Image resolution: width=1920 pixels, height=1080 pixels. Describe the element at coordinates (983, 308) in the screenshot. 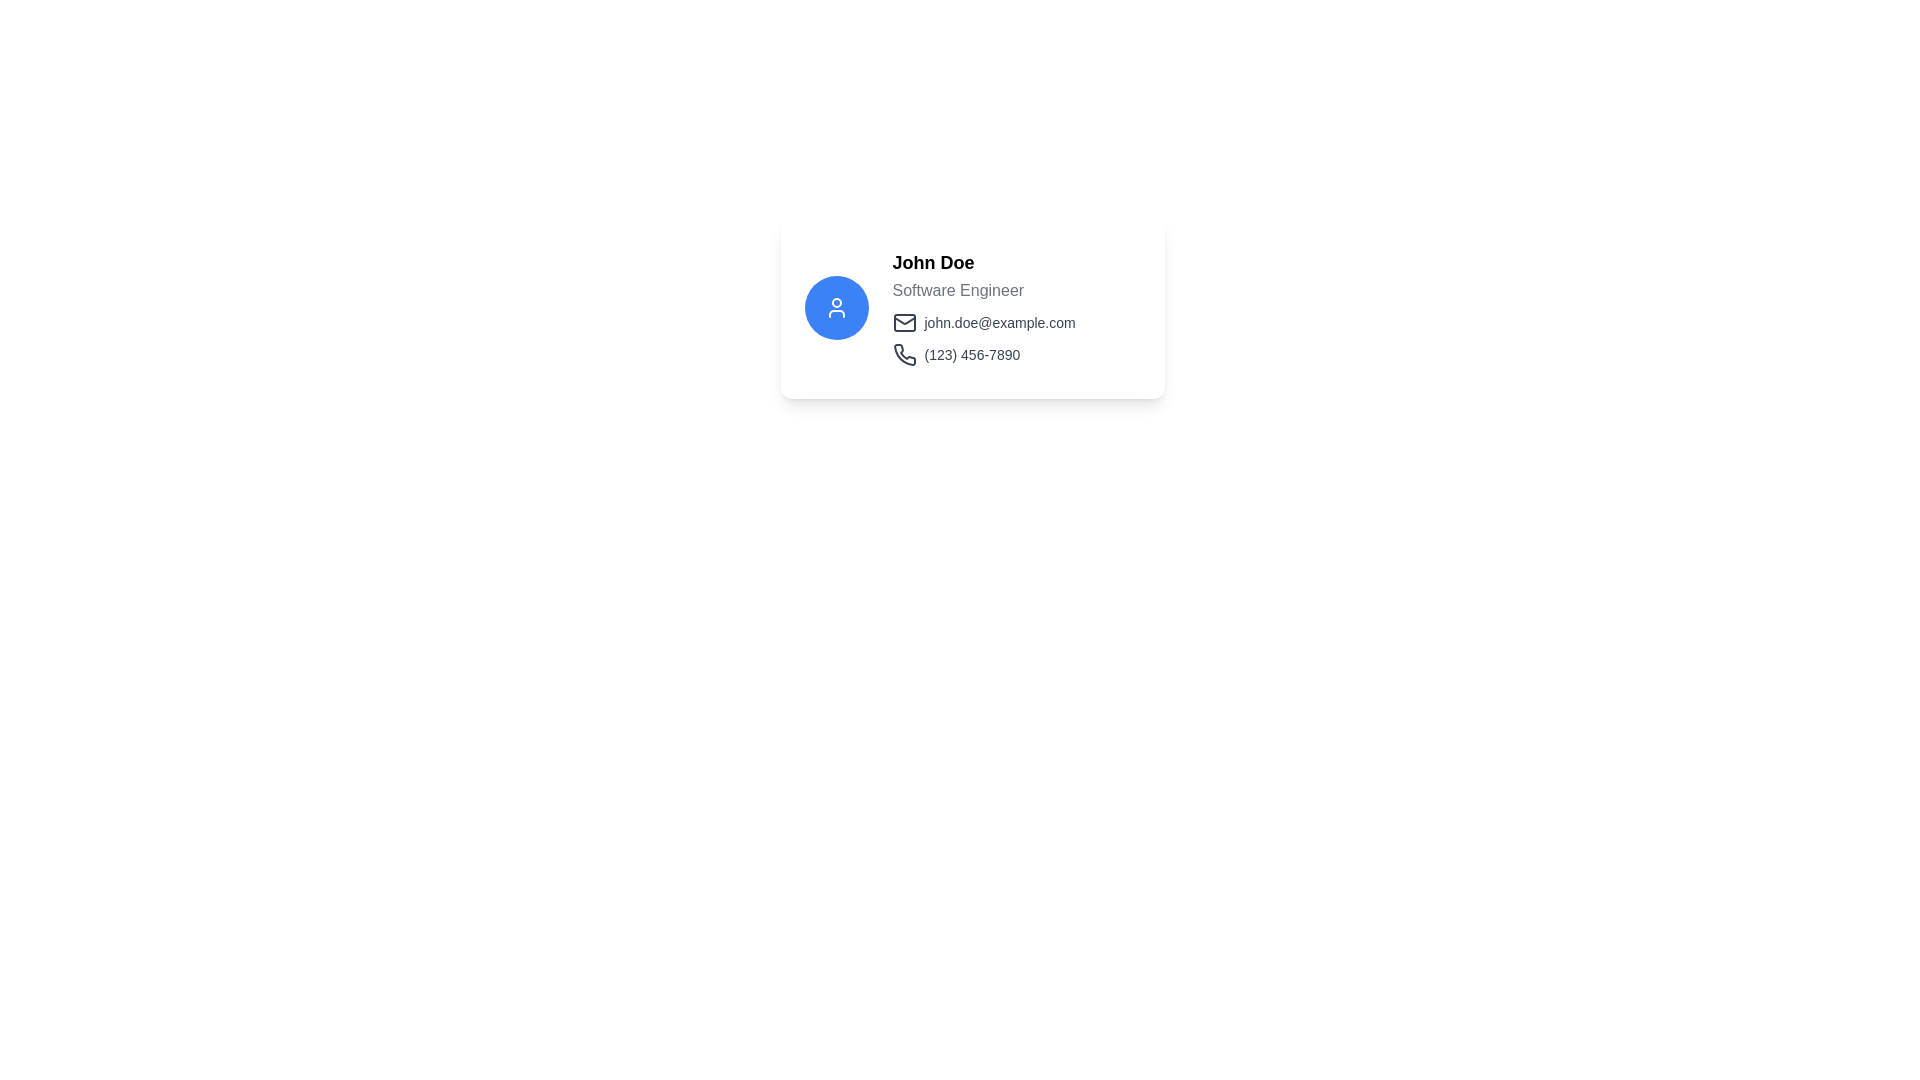

I see `the text display element containing personal information, including name, designation, email, and phone number with icons` at that location.